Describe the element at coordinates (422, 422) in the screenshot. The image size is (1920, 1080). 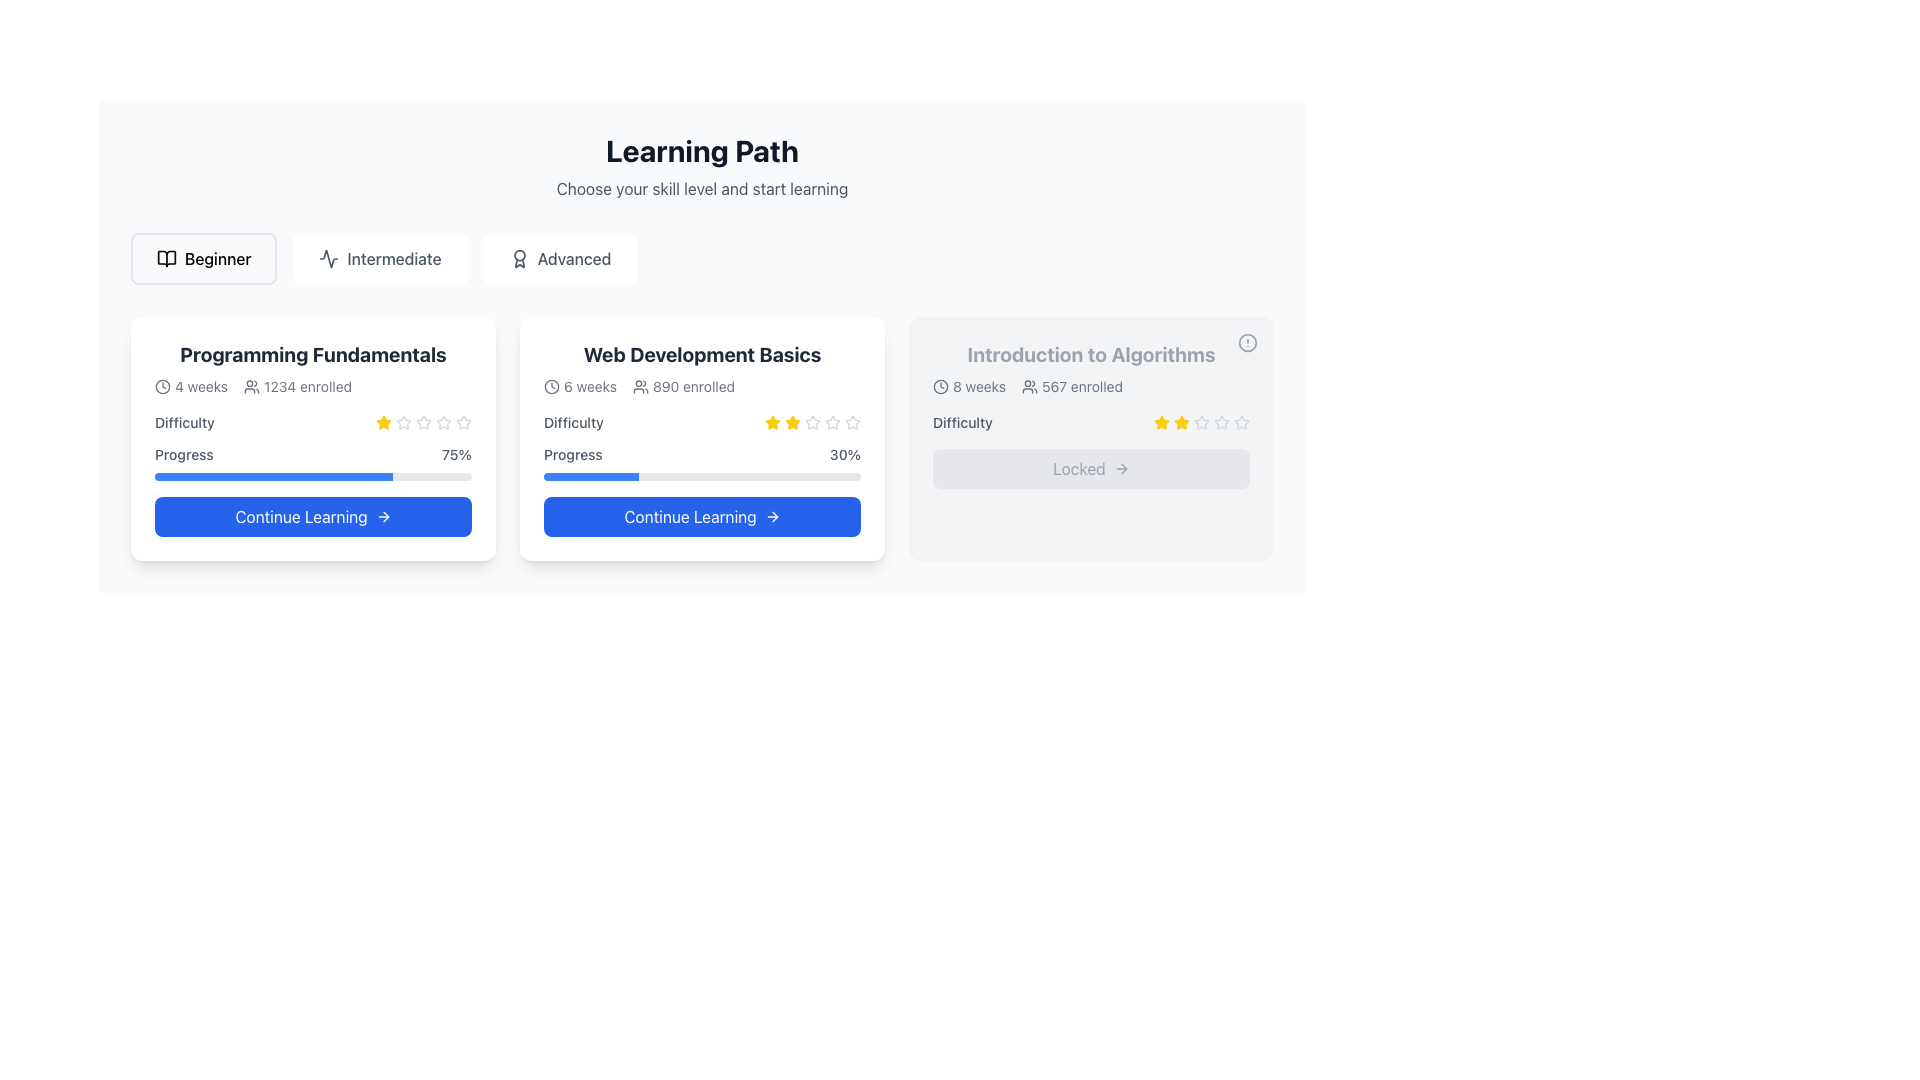
I see `the fourth star icon in the rating system below the 'Difficulty' label` at that location.